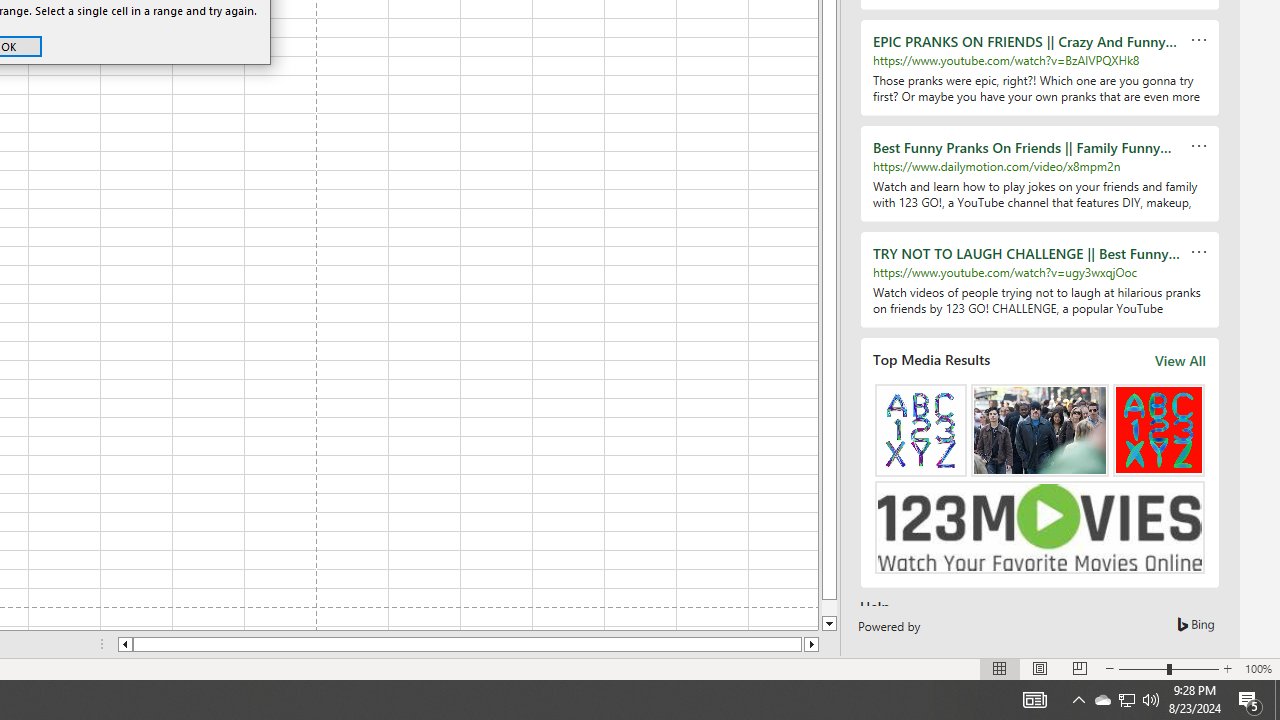 This screenshot has width=1280, height=720. What do you see at coordinates (1040, 669) in the screenshot?
I see `'Page Layout'` at bounding box center [1040, 669].